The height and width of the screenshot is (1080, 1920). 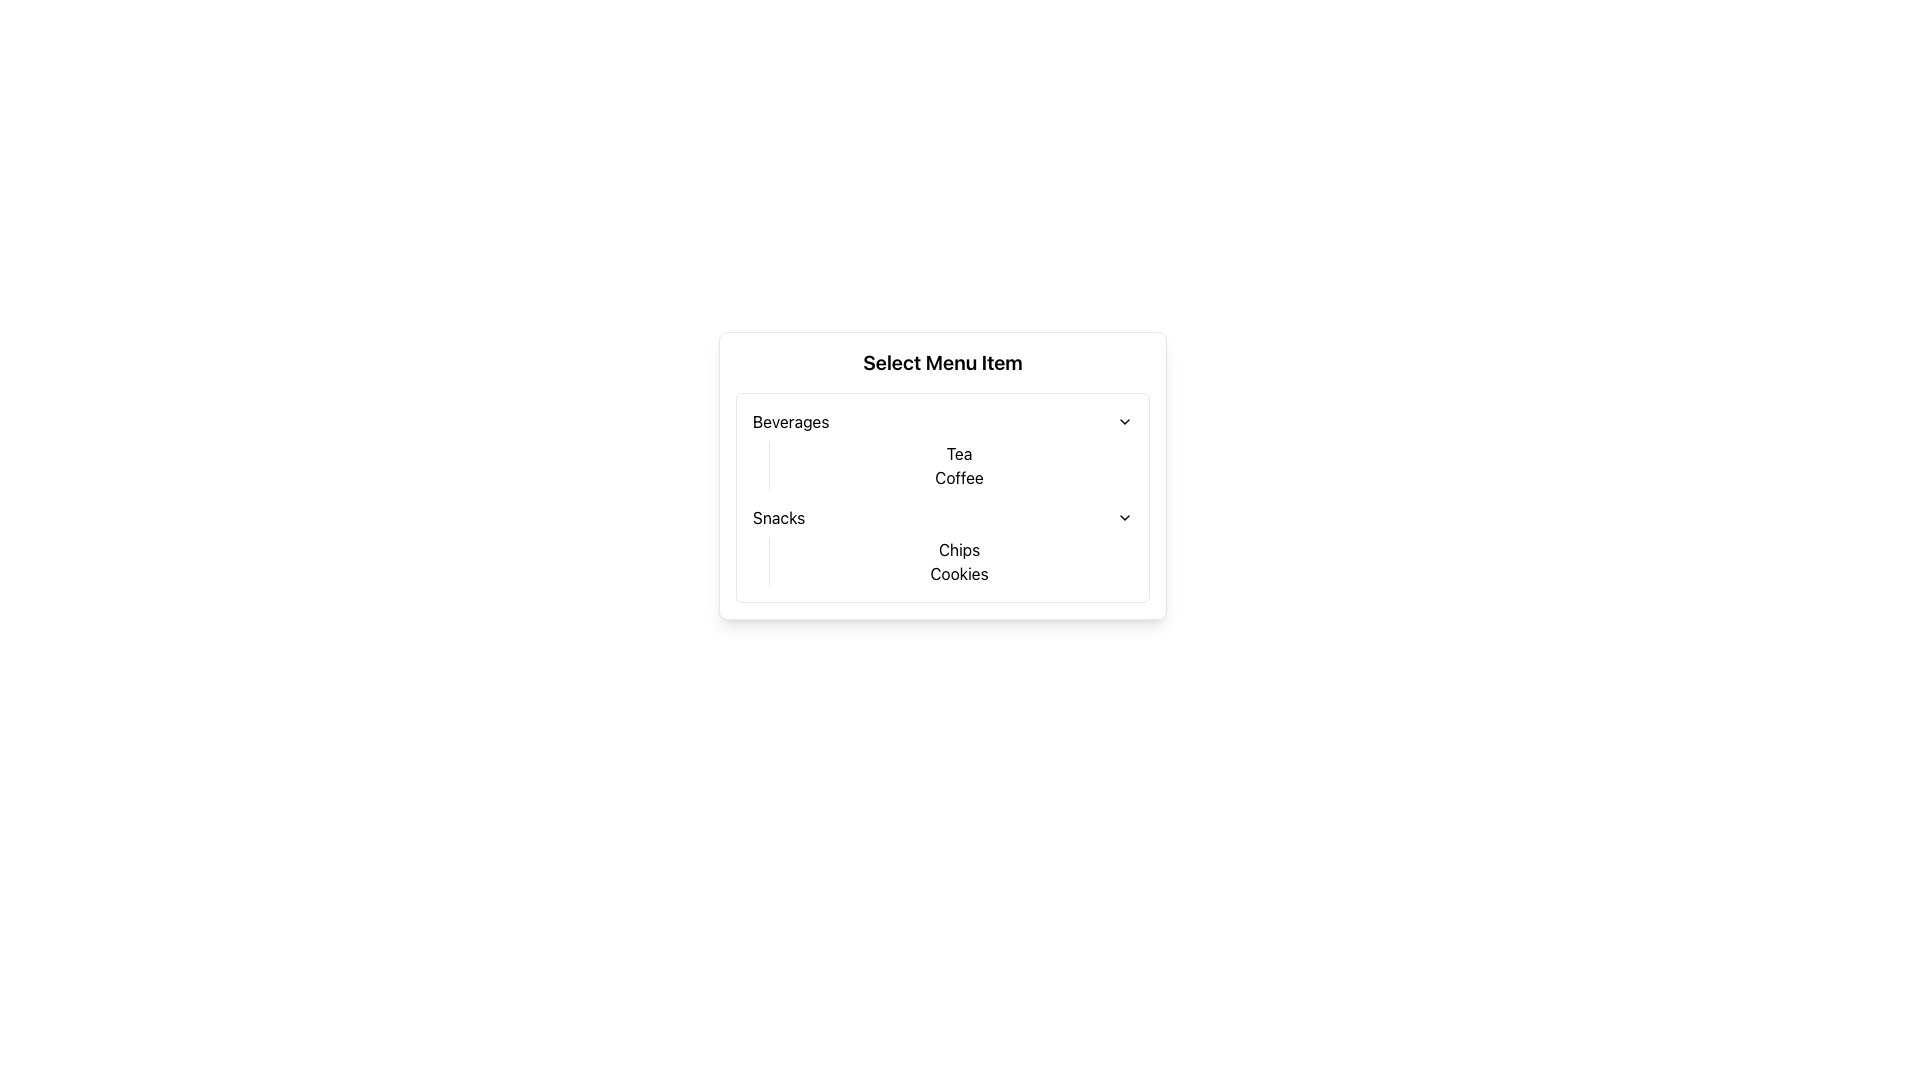 I want to click on the chevron icon to the right of the 'Snacks' text, so click(x=1124, y=516).